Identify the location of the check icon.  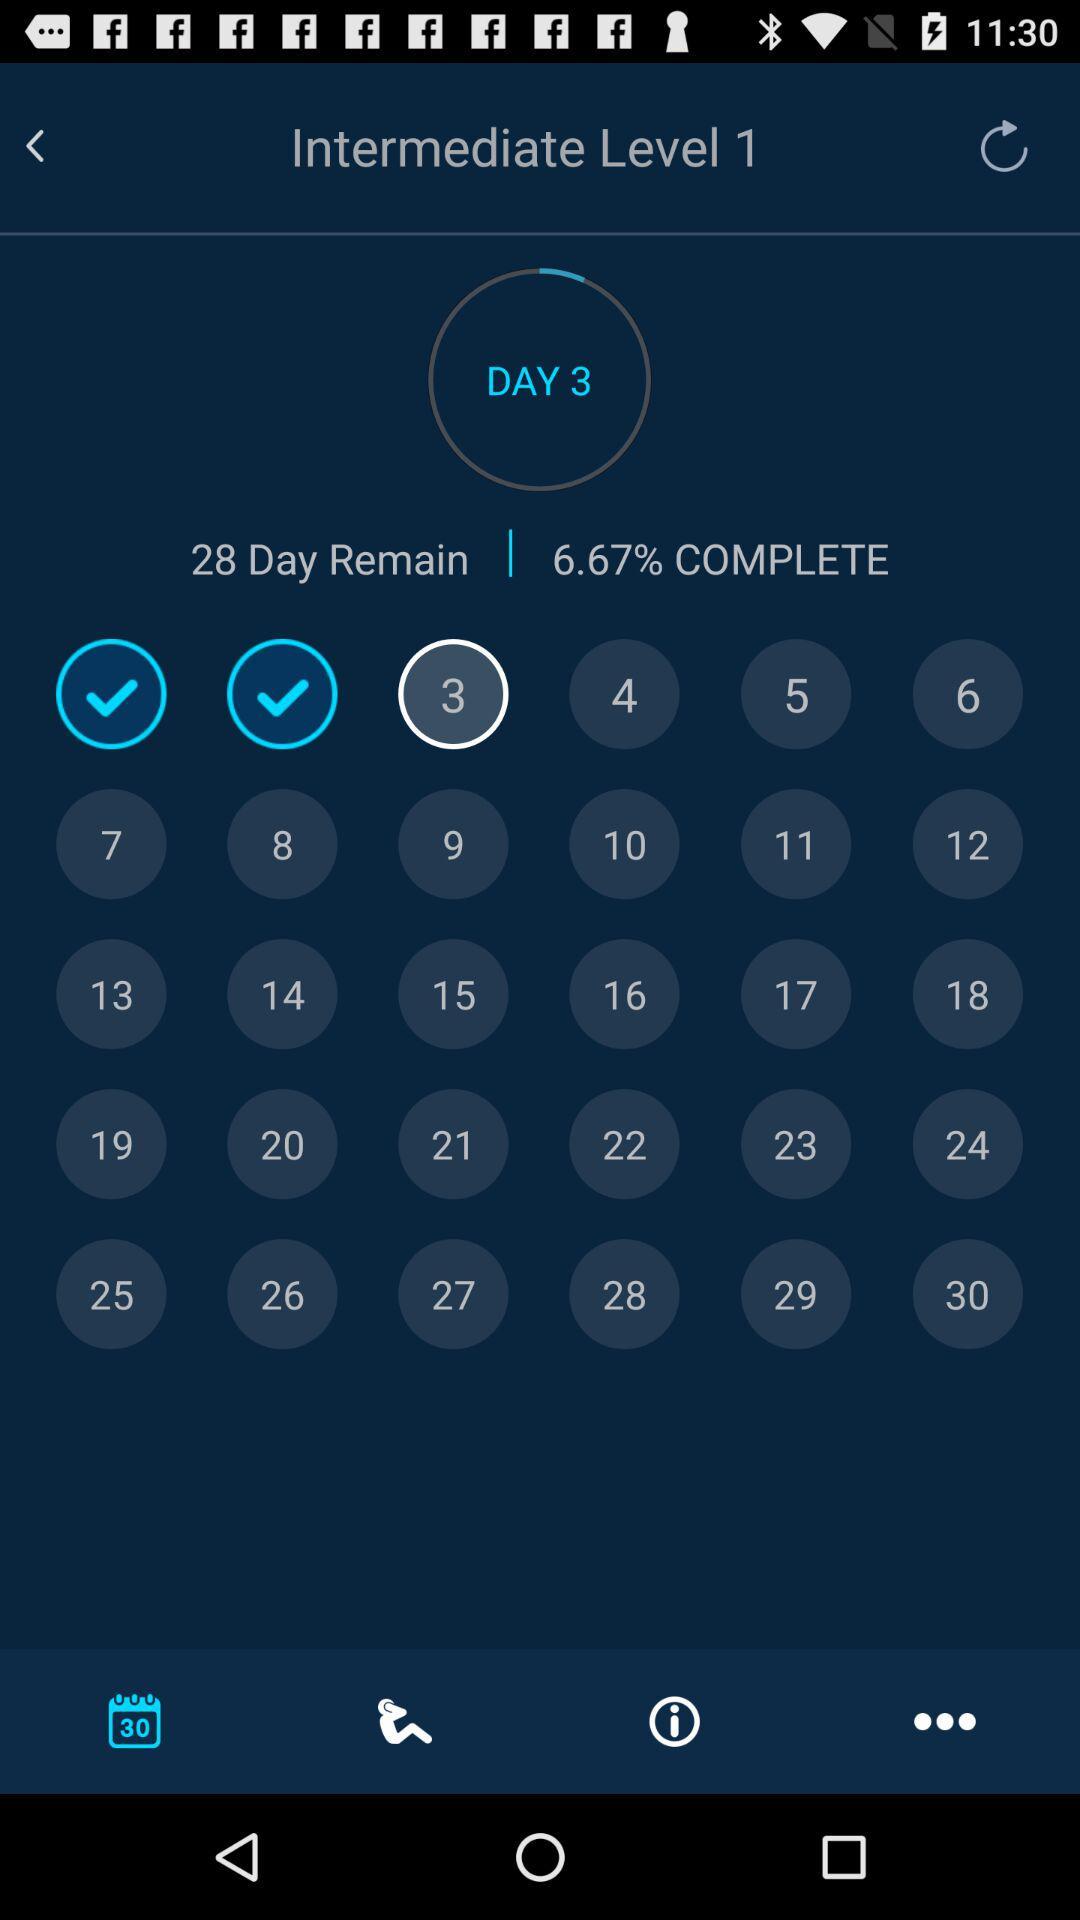
(111, 741).